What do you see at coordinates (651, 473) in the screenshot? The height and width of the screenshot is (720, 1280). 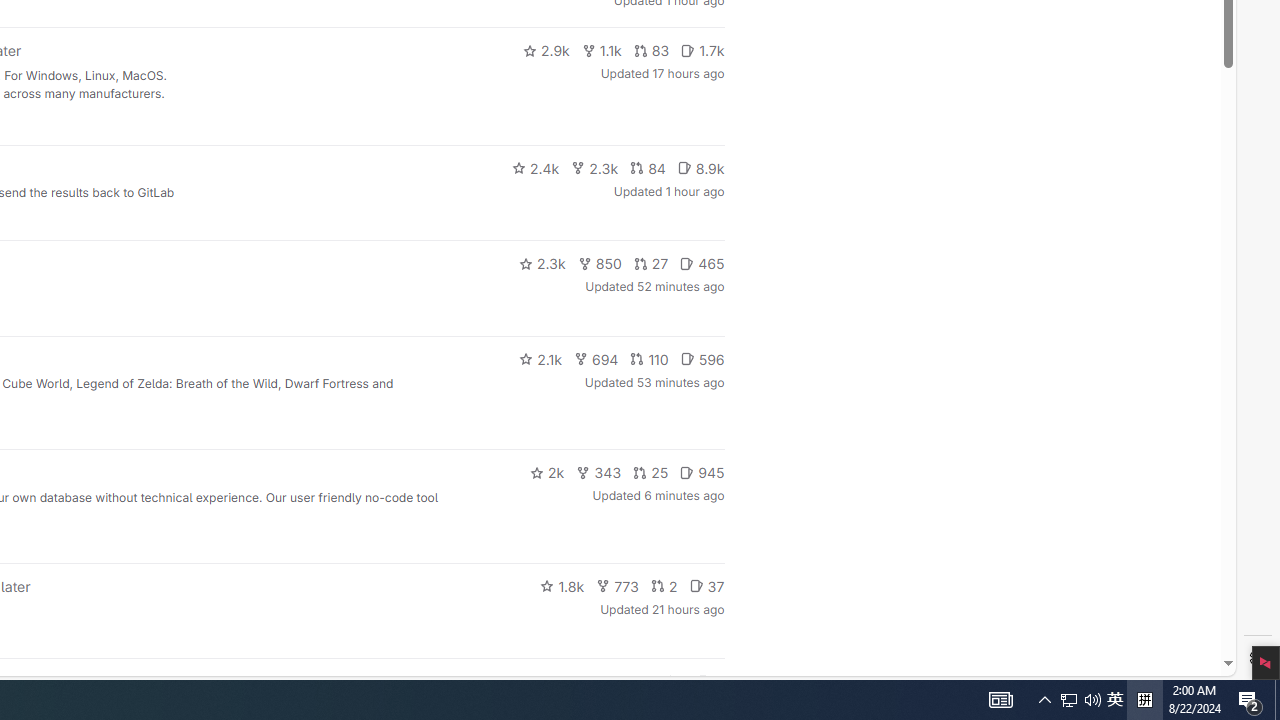 I see `'25'` at bounding box center [651, 473].